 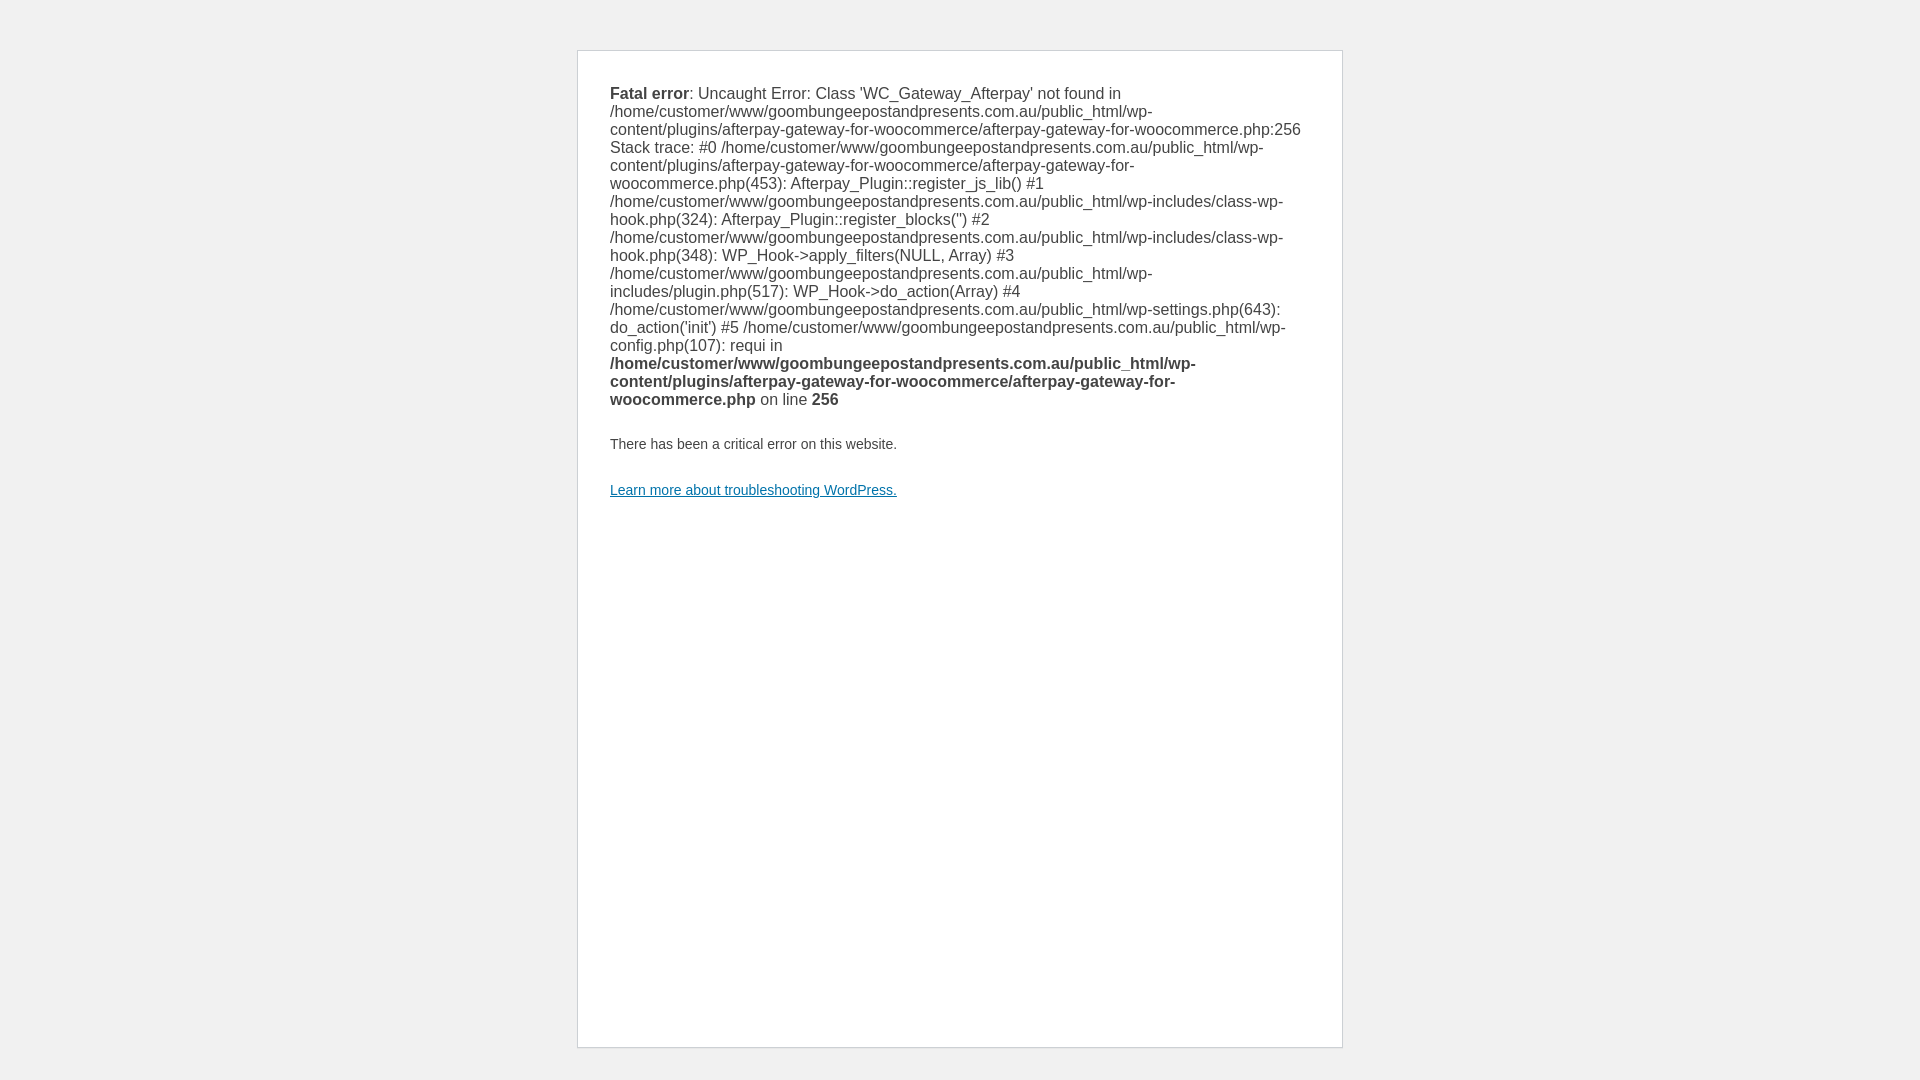 What do you see at coordinates (752, 489) in the screenshot?
I see `'Learn more about troubleshooting WordPress.'` at bounding box center [752, 489].